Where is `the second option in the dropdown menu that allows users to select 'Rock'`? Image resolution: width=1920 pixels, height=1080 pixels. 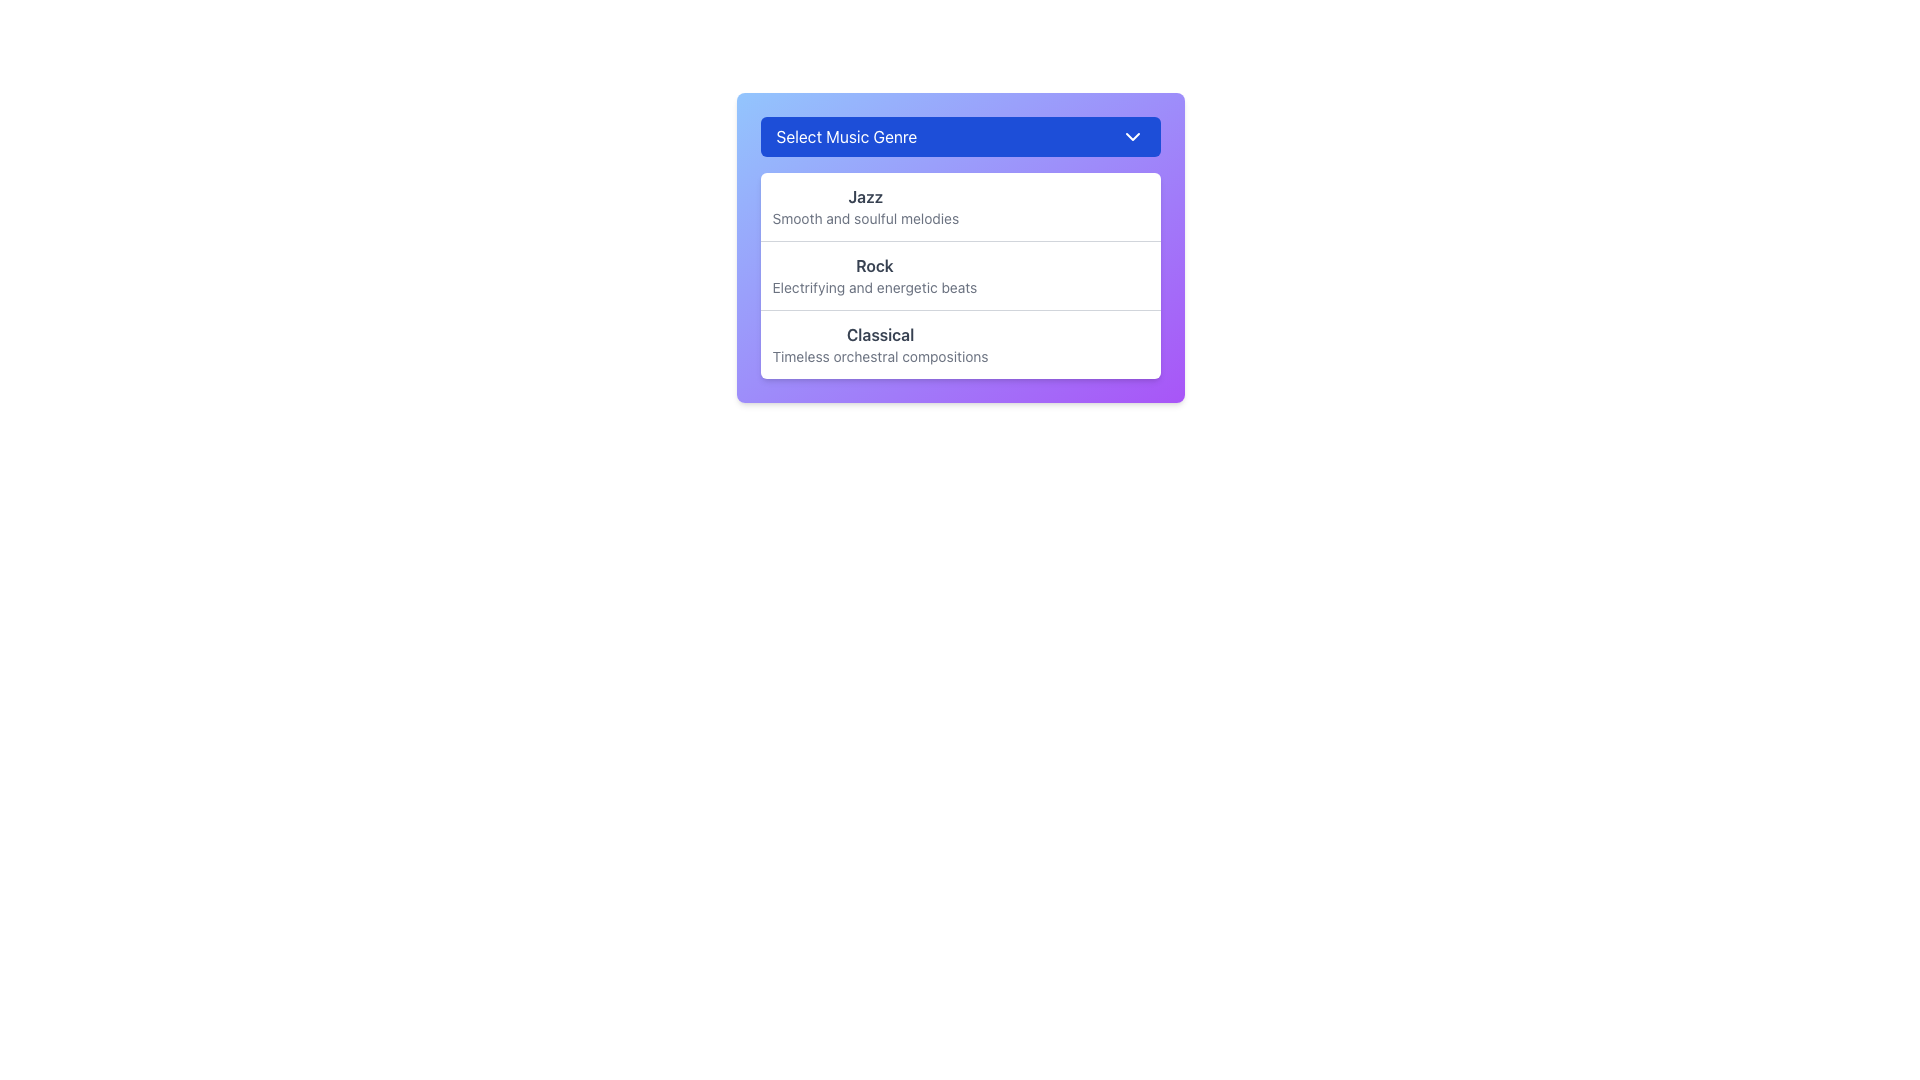 the second option in the dropdown menu that allows users to select 'Rock' is located at coordinates (960, 246).